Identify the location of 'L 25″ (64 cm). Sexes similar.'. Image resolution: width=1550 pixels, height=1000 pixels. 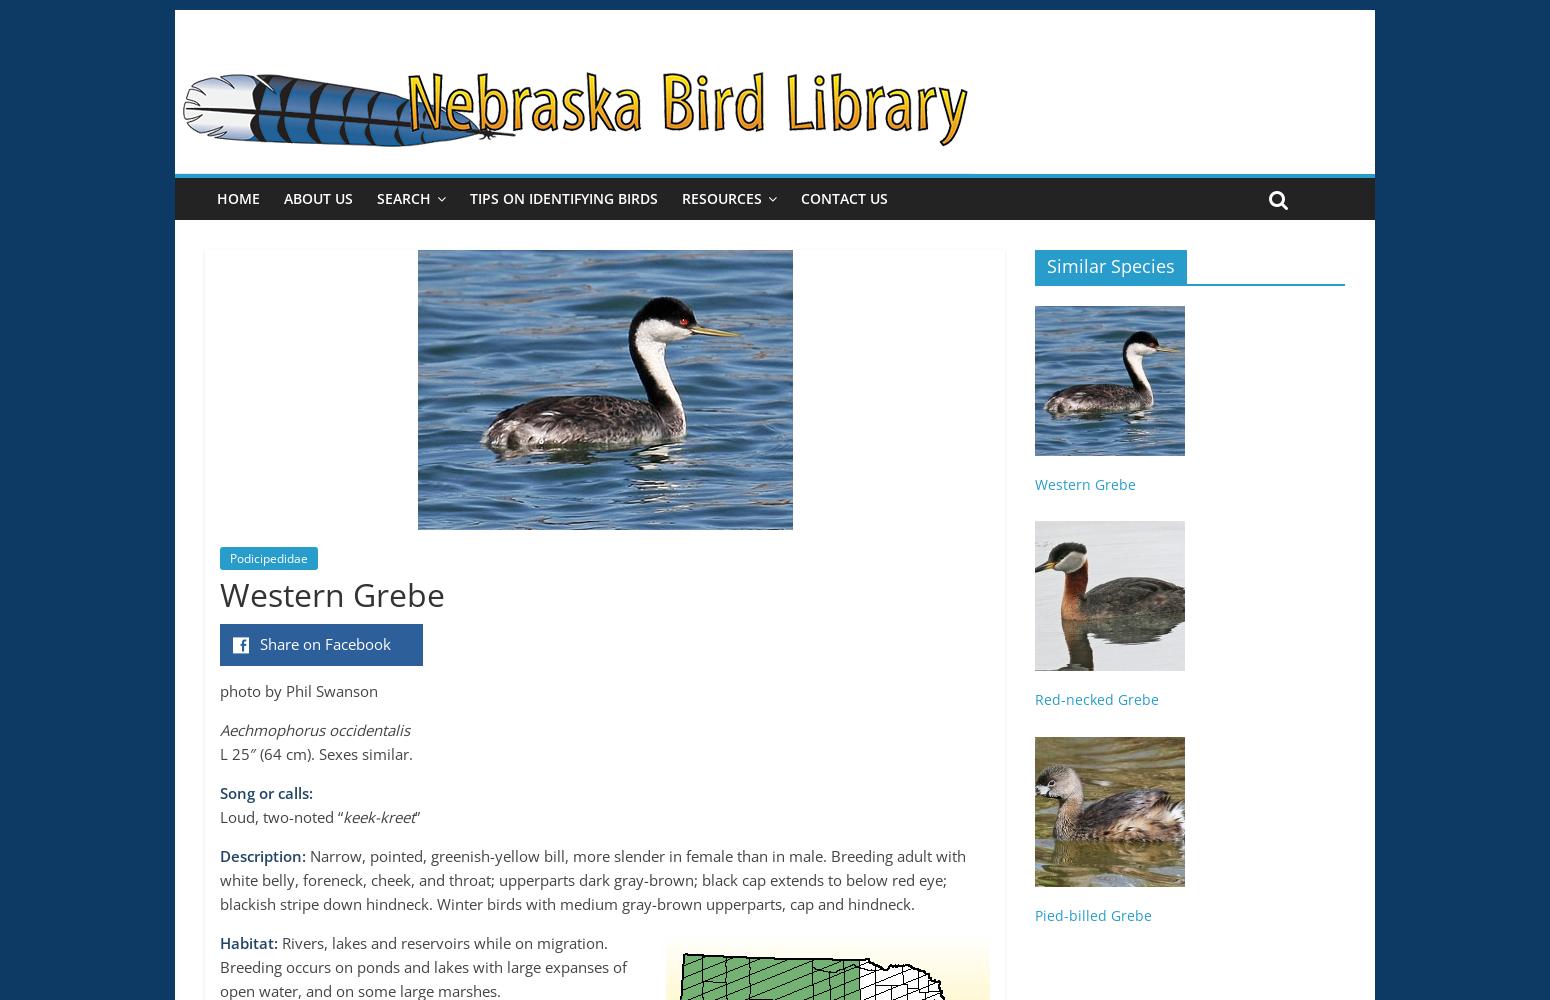
(315, 754).